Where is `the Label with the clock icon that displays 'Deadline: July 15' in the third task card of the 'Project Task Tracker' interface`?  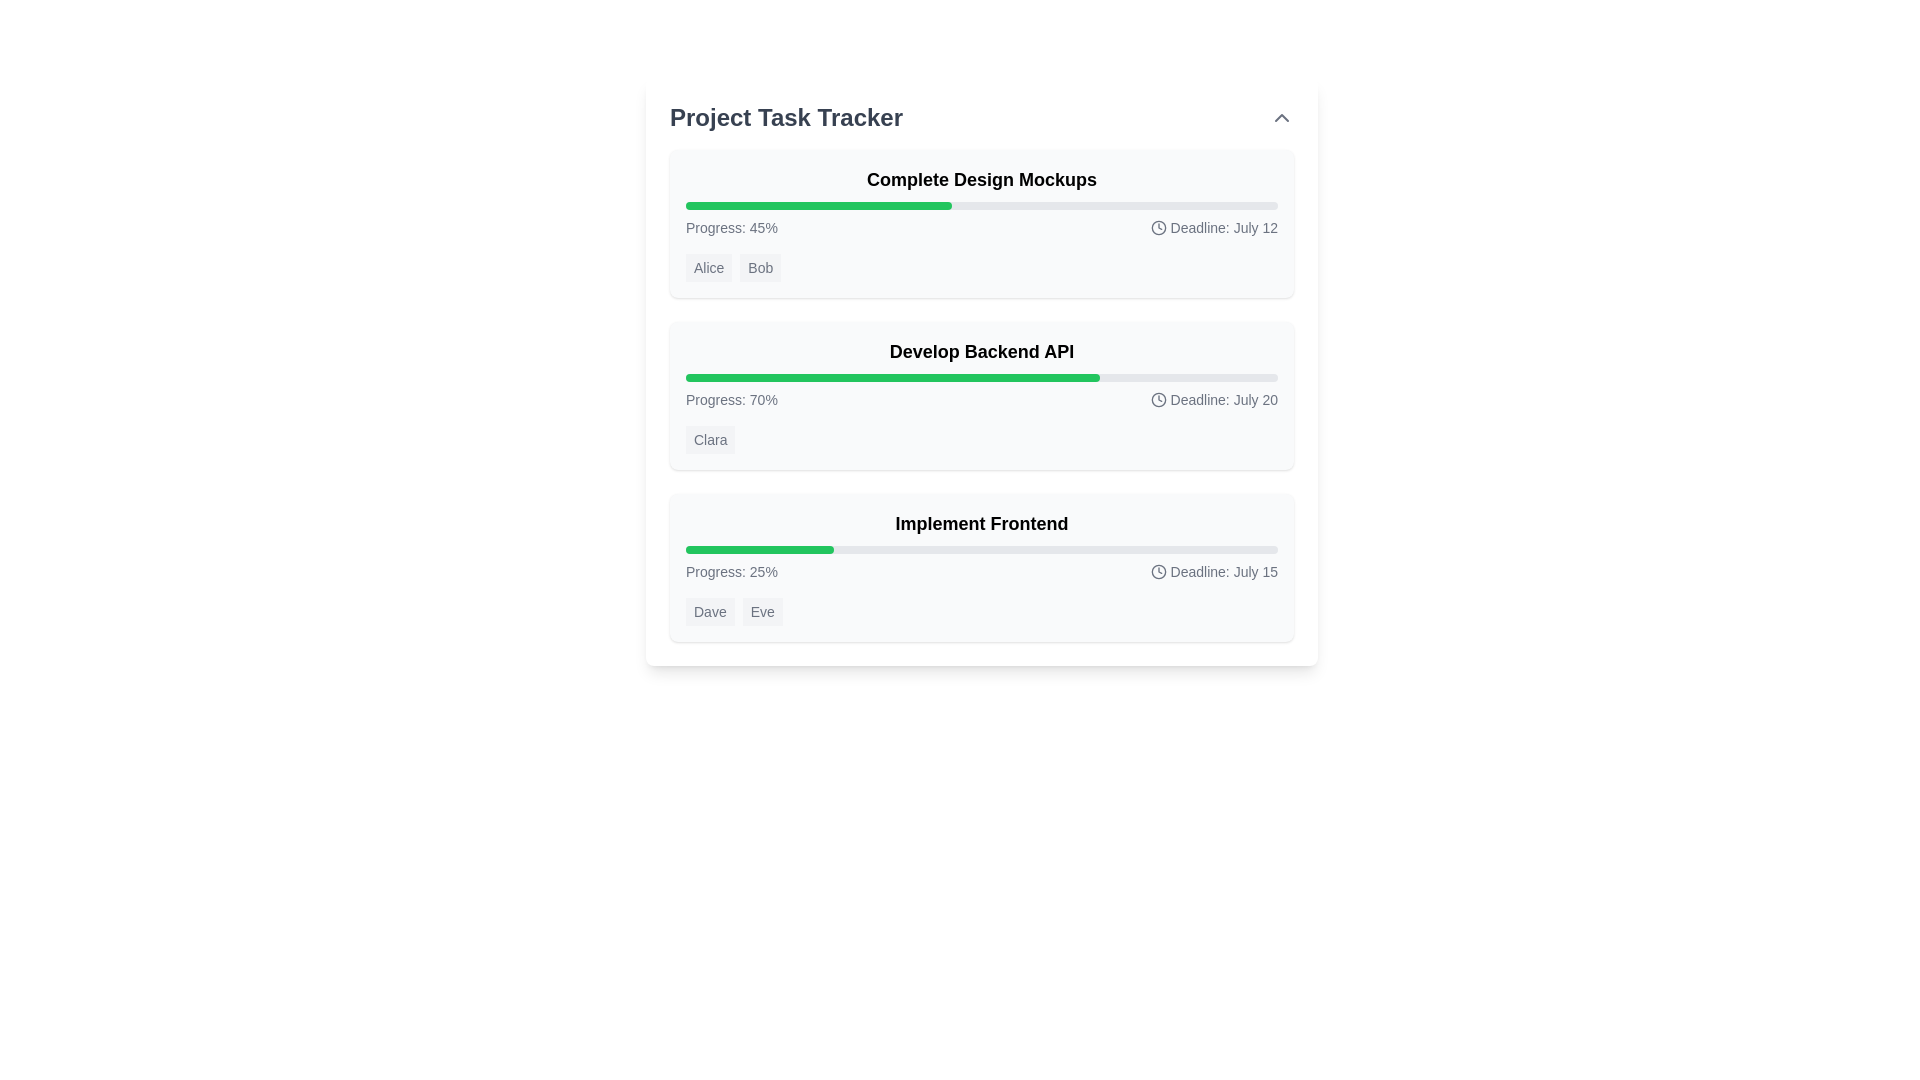 the Label with the clock icon that displays 'Deadline: July 15' in the third task card of the 'Project Task Tracker' interface is located at coordinates (1213, 571).